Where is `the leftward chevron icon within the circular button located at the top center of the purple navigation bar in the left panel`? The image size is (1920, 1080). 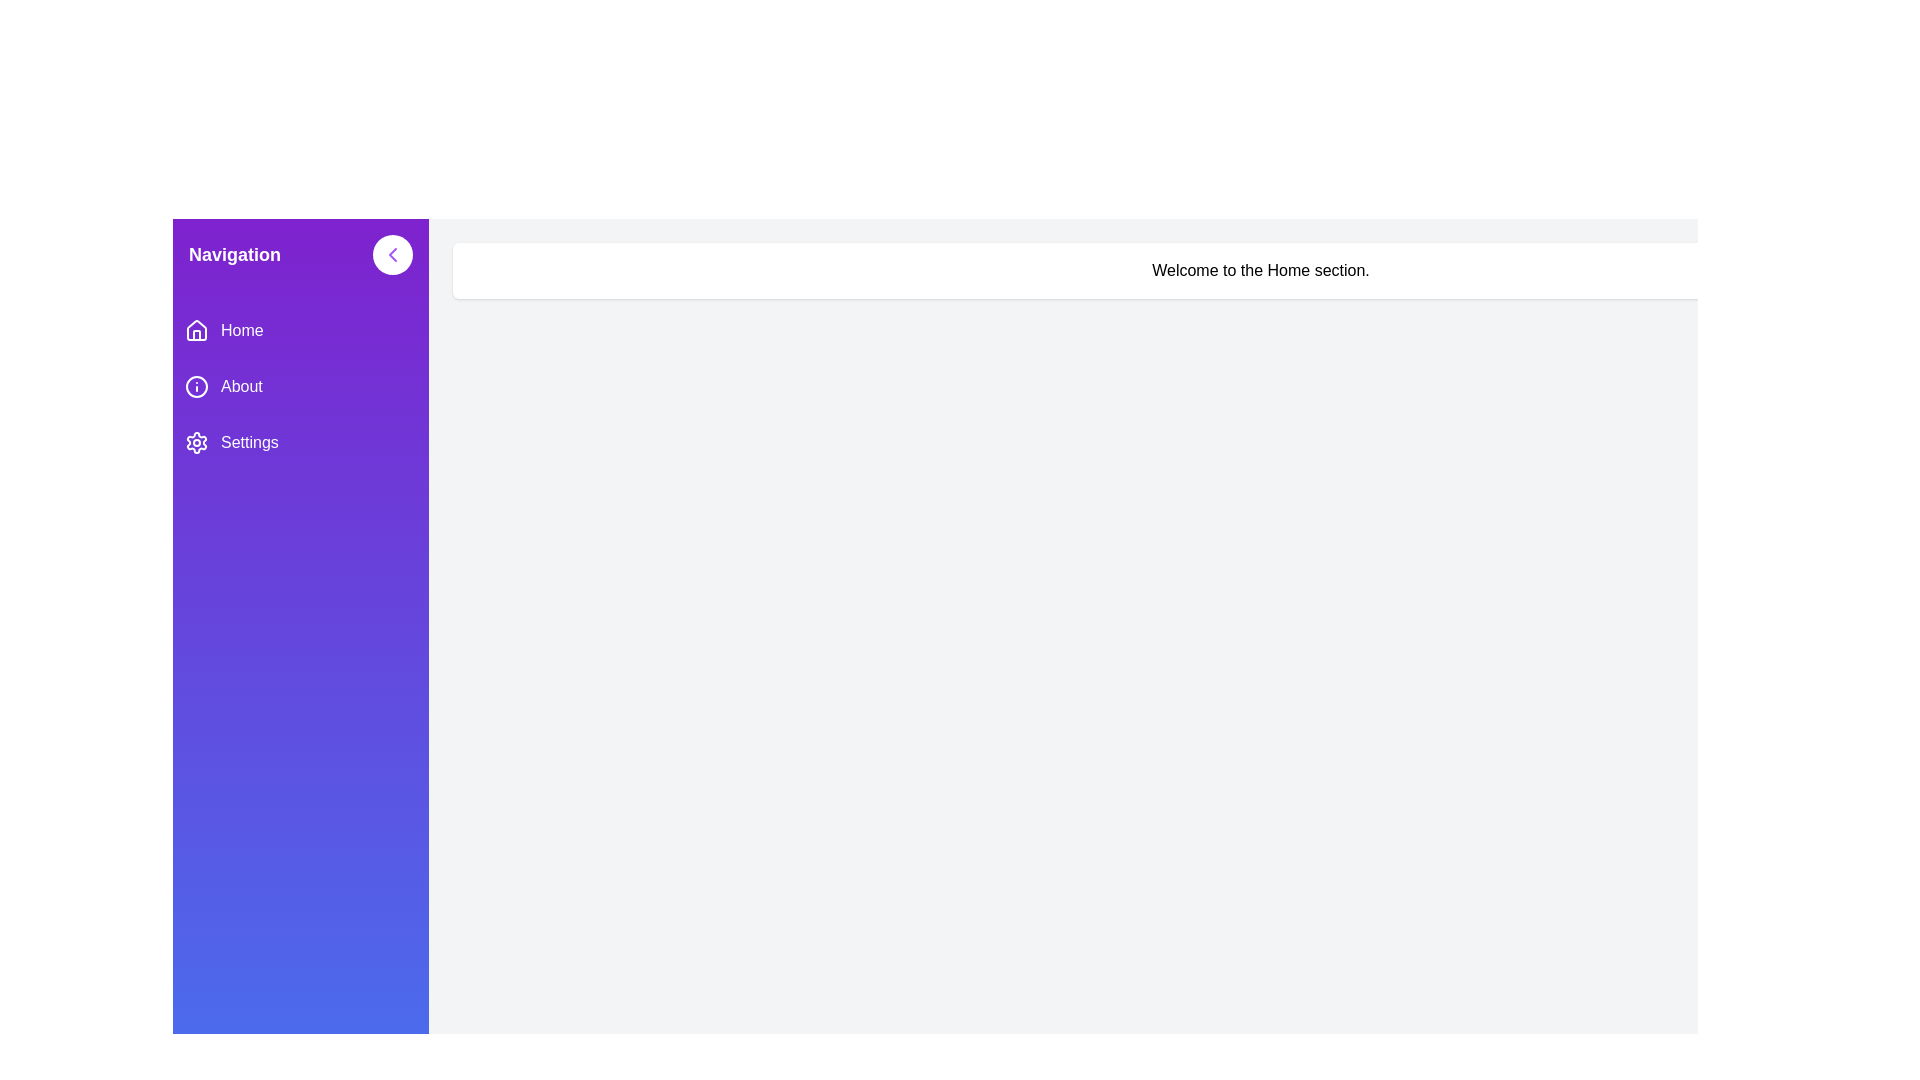
the leftward chevron icon within the circular button located at the top center of the purple navigation bar in the left panel is located at coordinates (393, 253).